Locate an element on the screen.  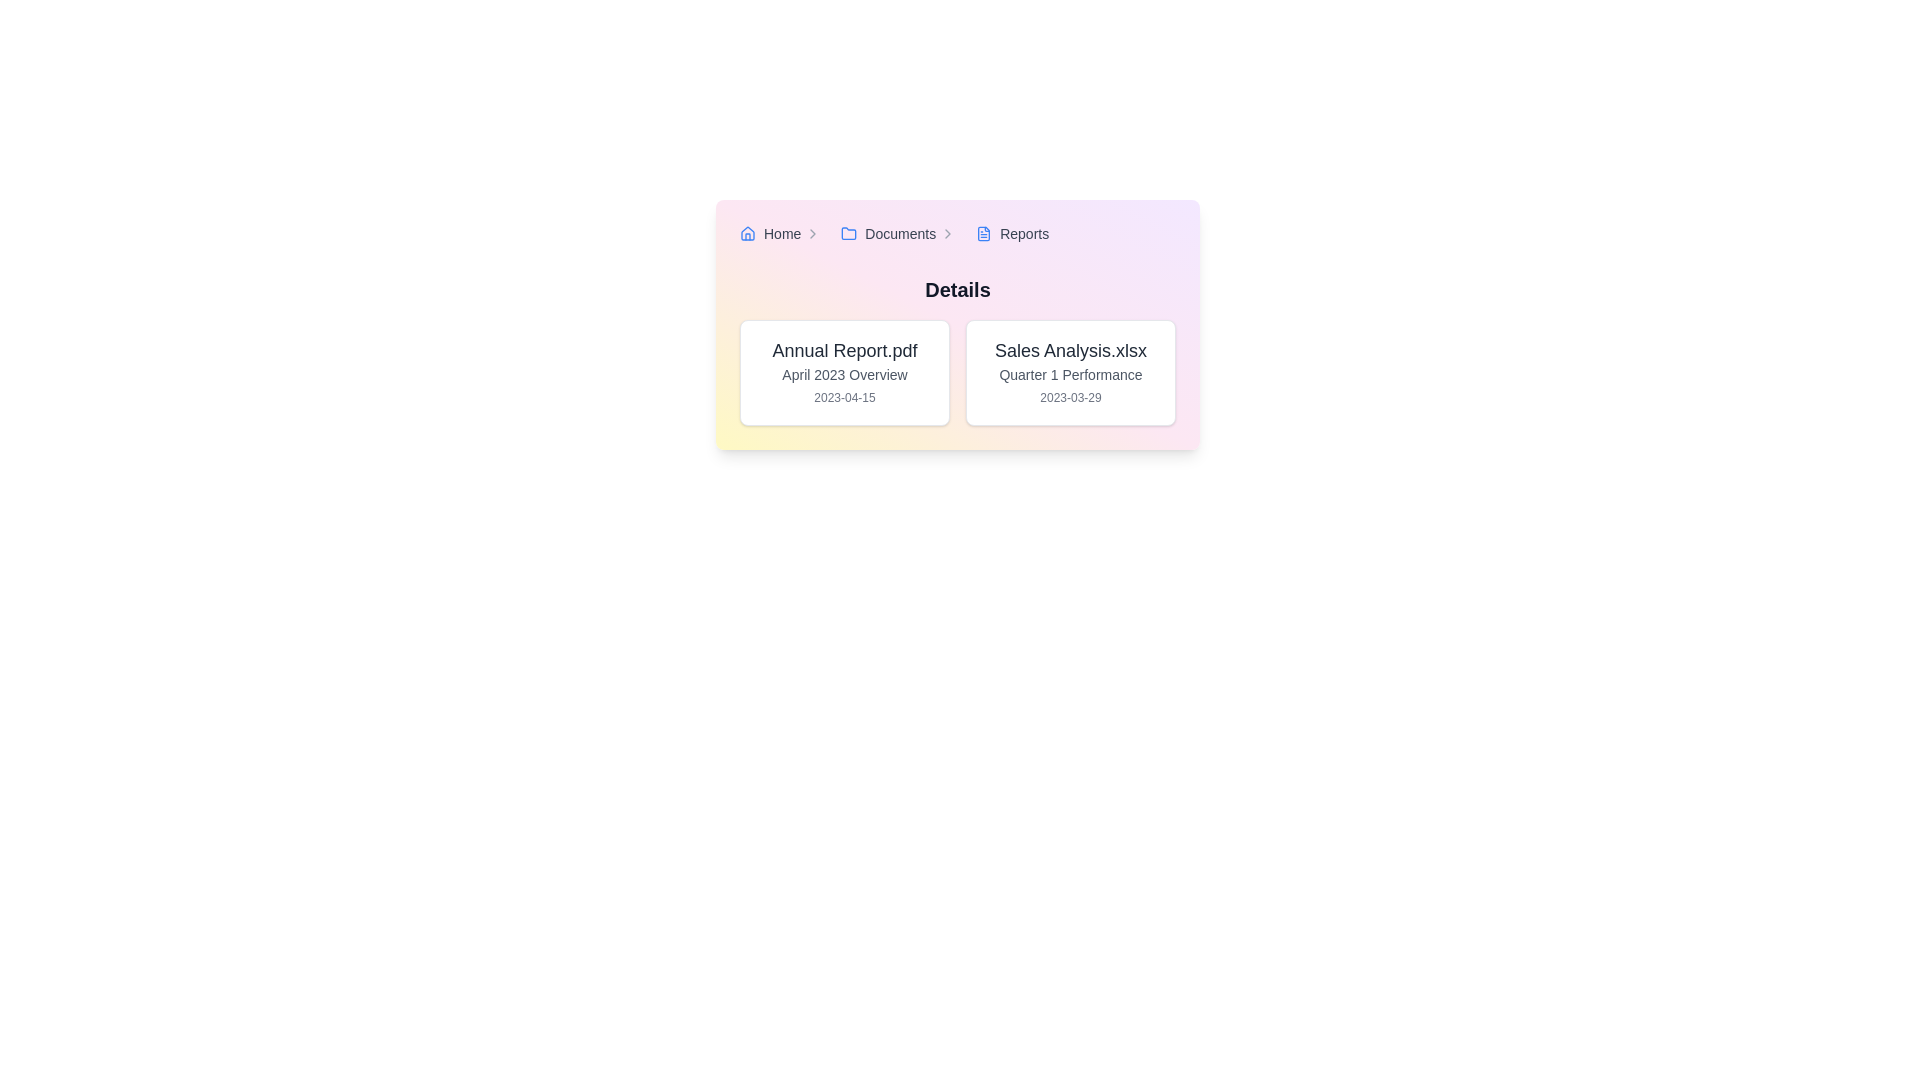
the 'Reports' icon in the breadcrumb navigation bar, which visually represents the 'Reports' section and is positioned directly before the 'Reports' text label is located at coordinates (984, 233).